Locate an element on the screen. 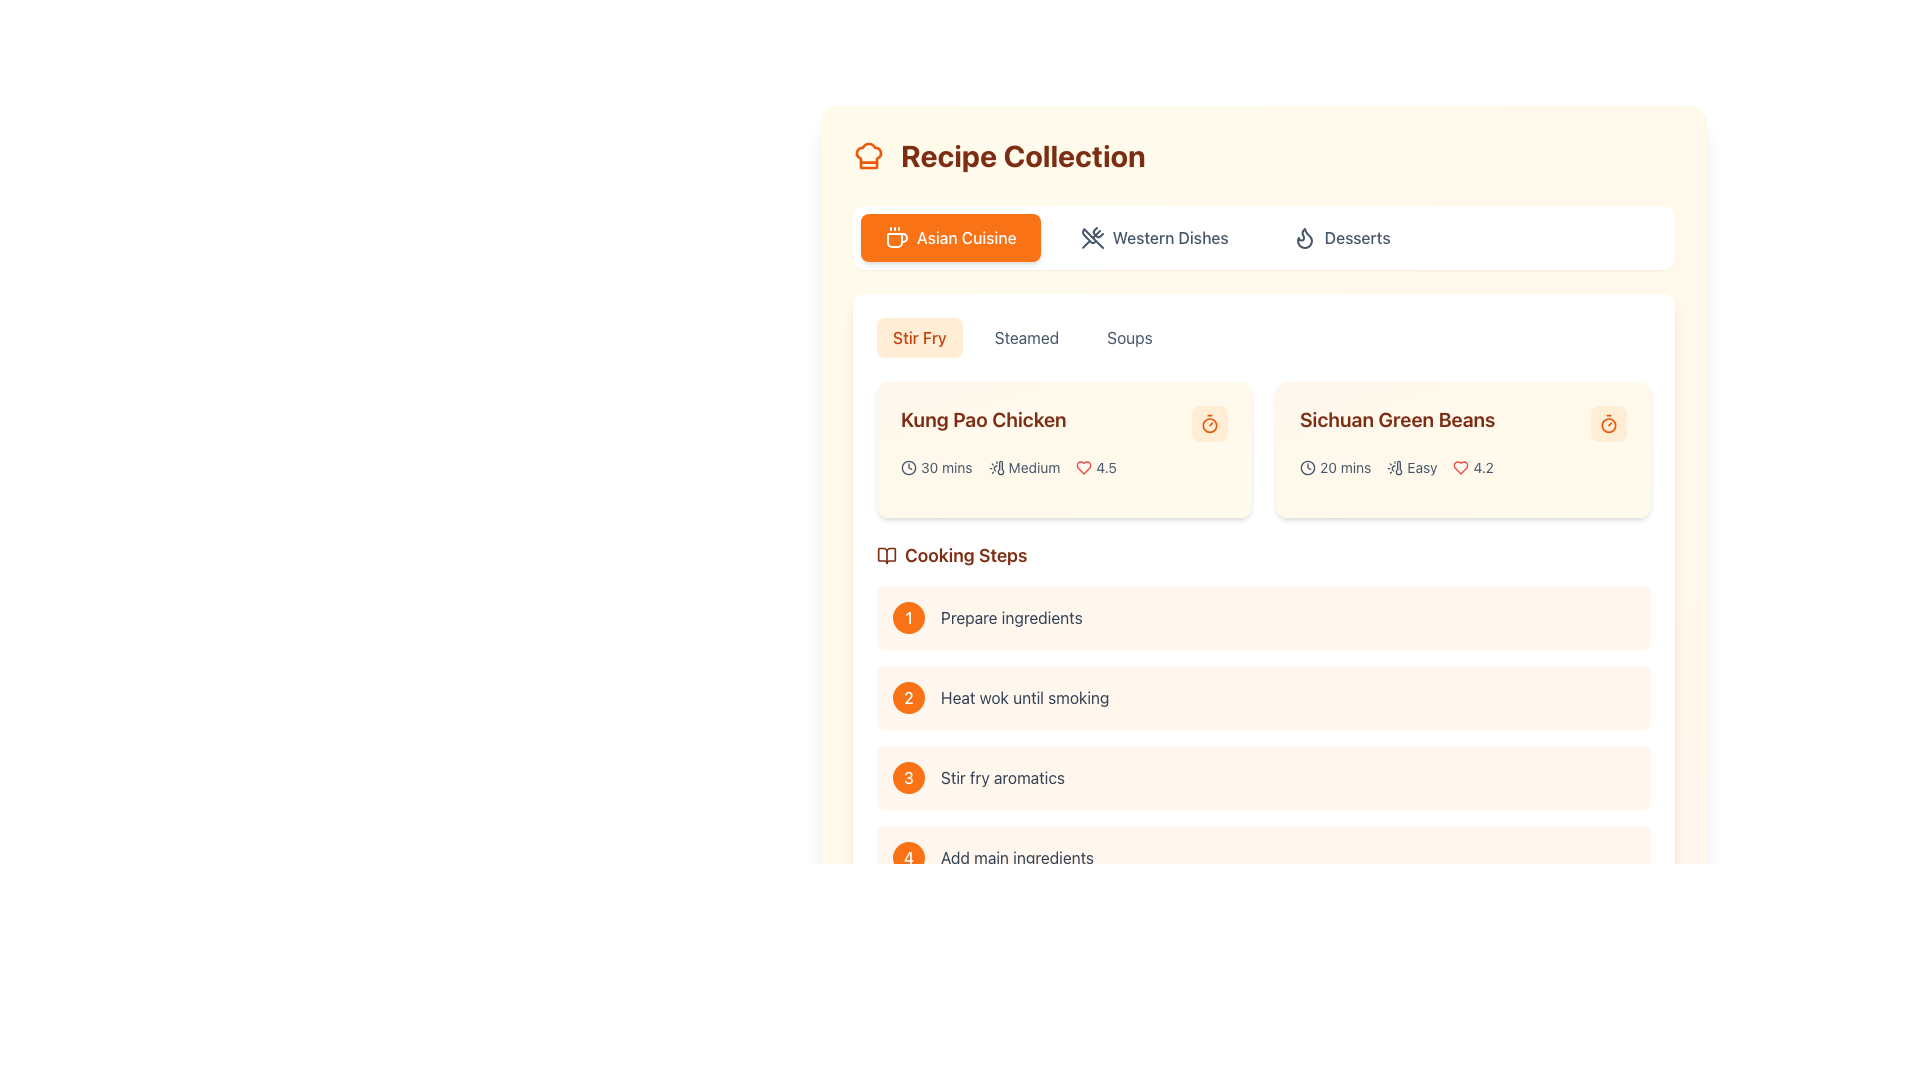 This screenshot has height=1080, width=1920. the 'Western Dishes' button, which is the second button in a horizontal list of three buttons at the top center of the interface is located at coordinates (1154, 237).